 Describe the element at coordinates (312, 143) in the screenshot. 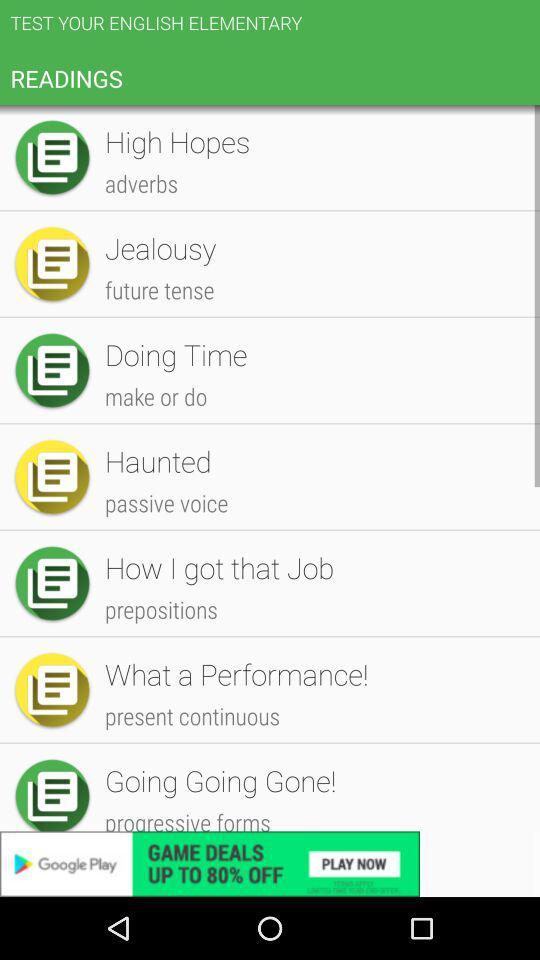

I see `item below the test your english` at that location.